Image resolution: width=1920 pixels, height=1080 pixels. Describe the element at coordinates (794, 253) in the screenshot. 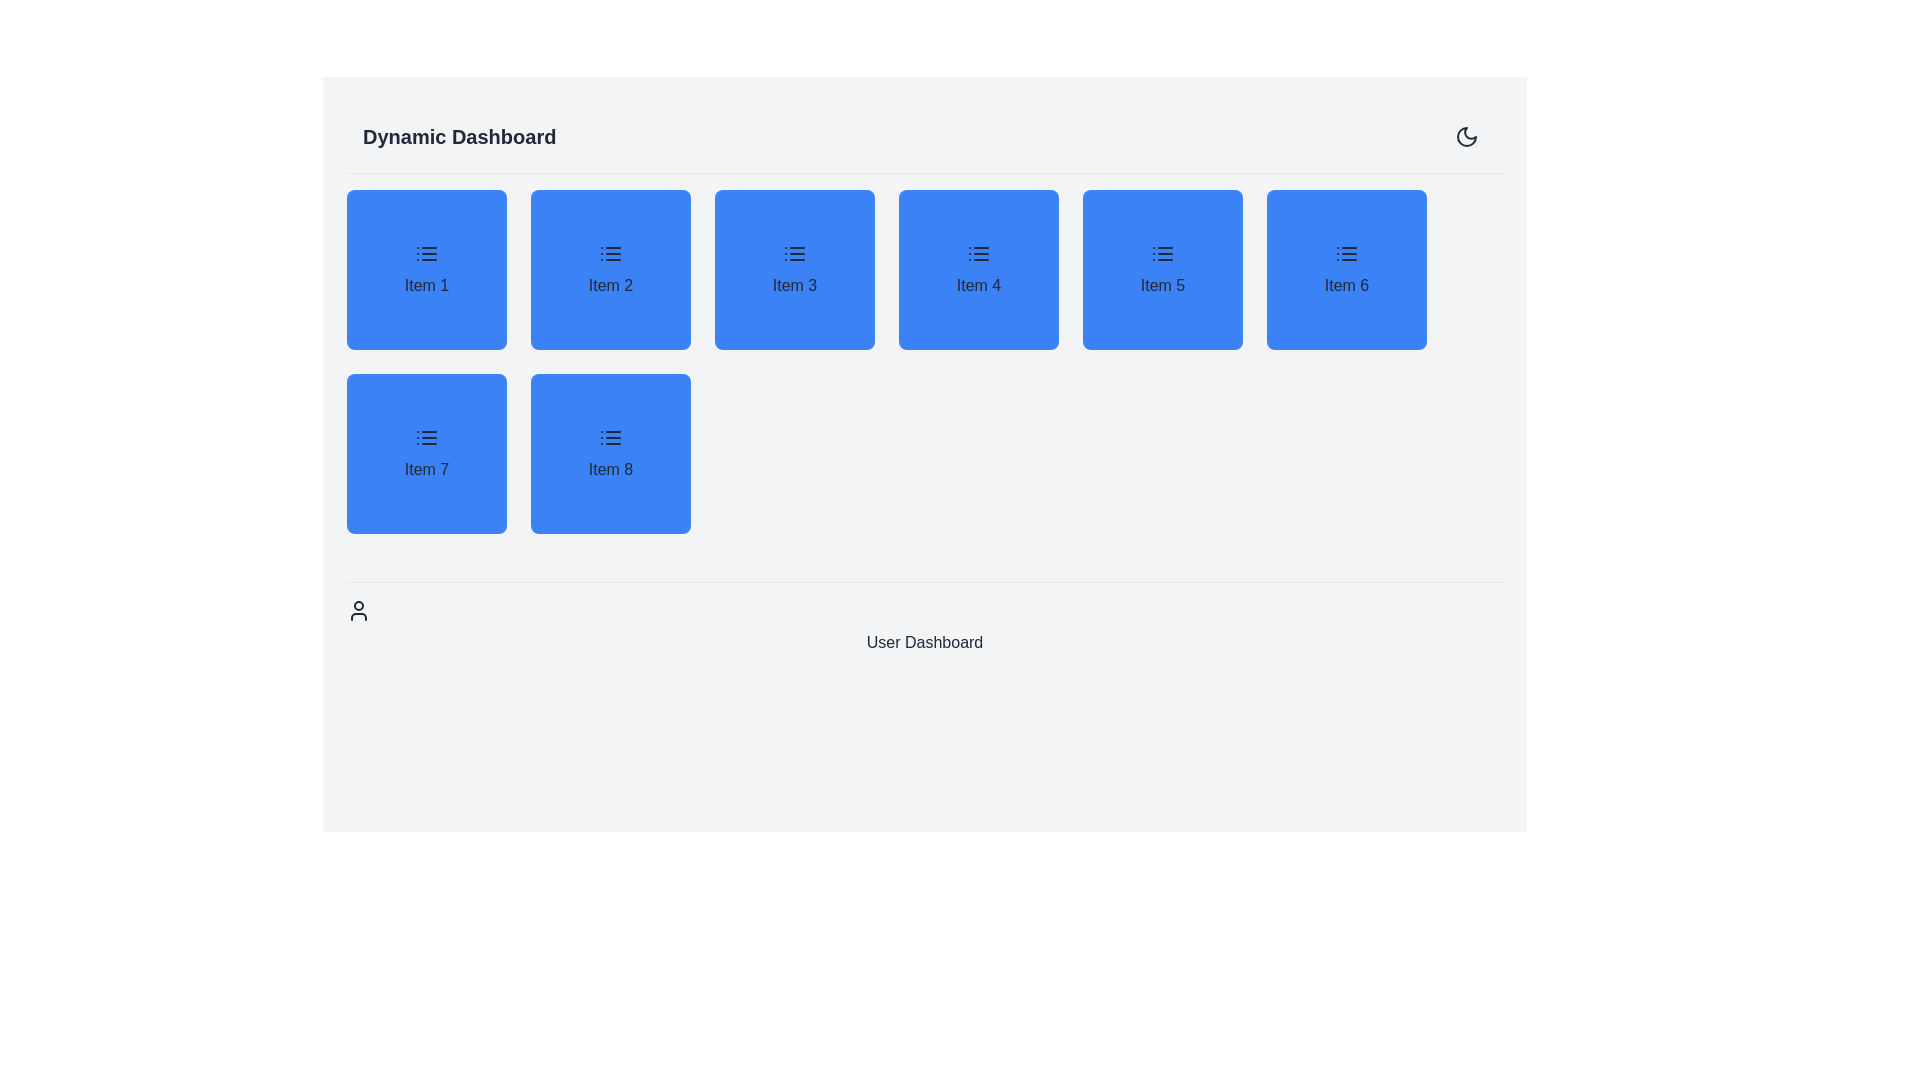

I see `the icon depicting three horizontal lines stacked vertically, located atop the blue card labeled 'Item 3' in the first row, third column of the grid layout` at that location.